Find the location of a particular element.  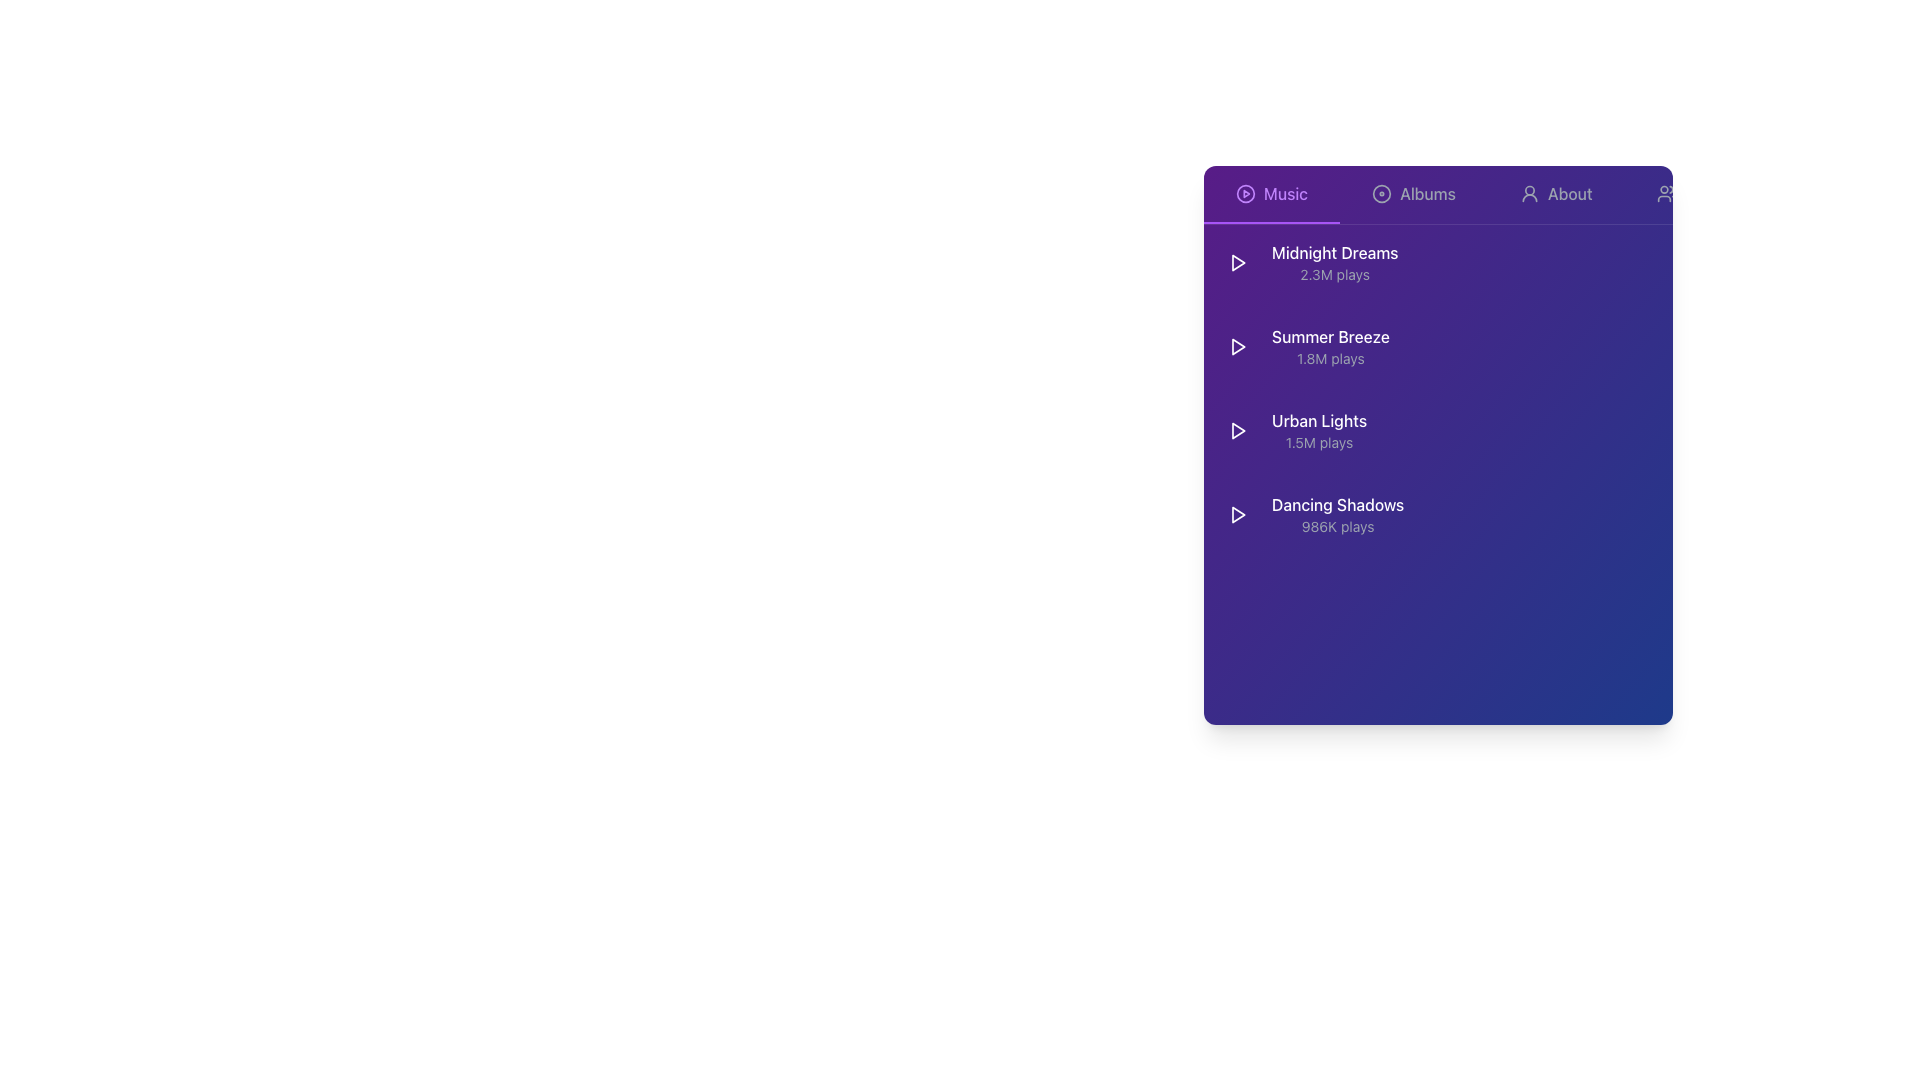

the second list item displaying a song title and play count, located on a purple background is located at coordinates (1304, 346).